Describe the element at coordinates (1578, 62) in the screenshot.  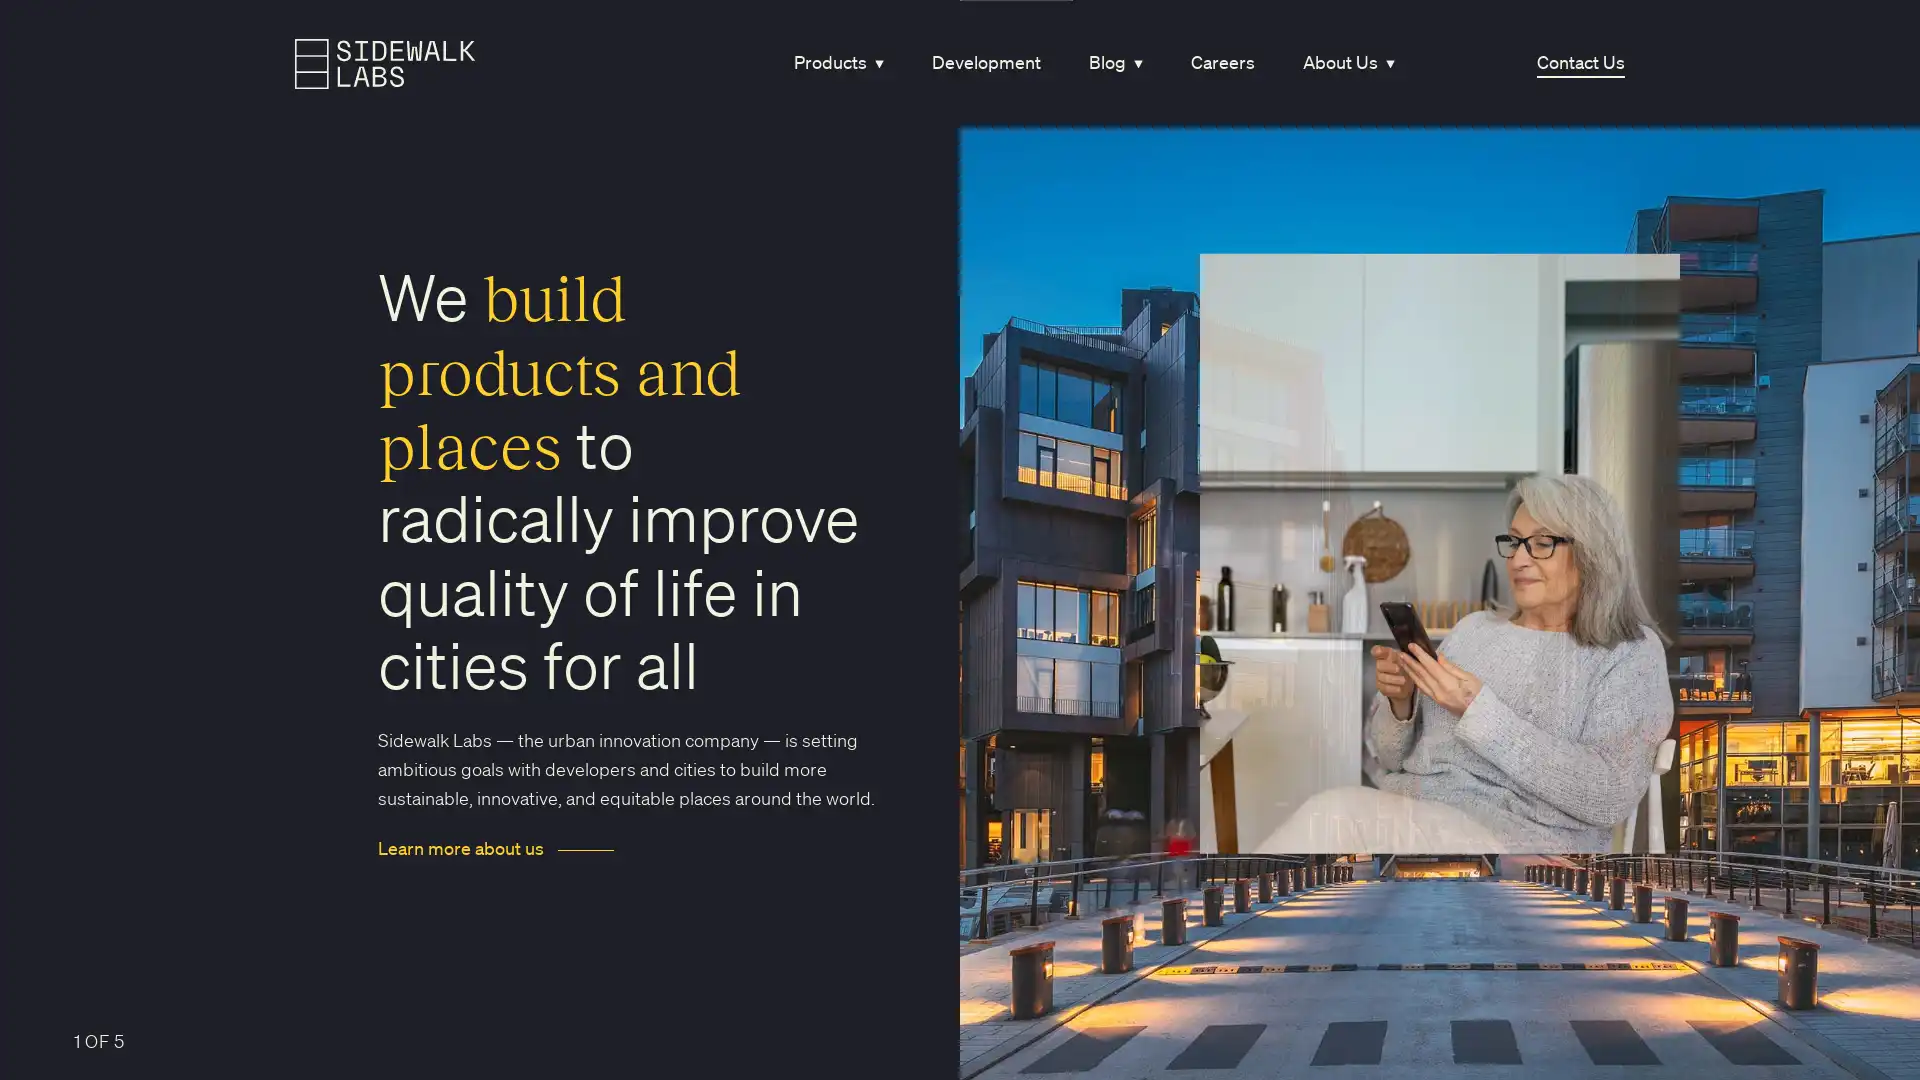
I see `Contact Us` at that location.